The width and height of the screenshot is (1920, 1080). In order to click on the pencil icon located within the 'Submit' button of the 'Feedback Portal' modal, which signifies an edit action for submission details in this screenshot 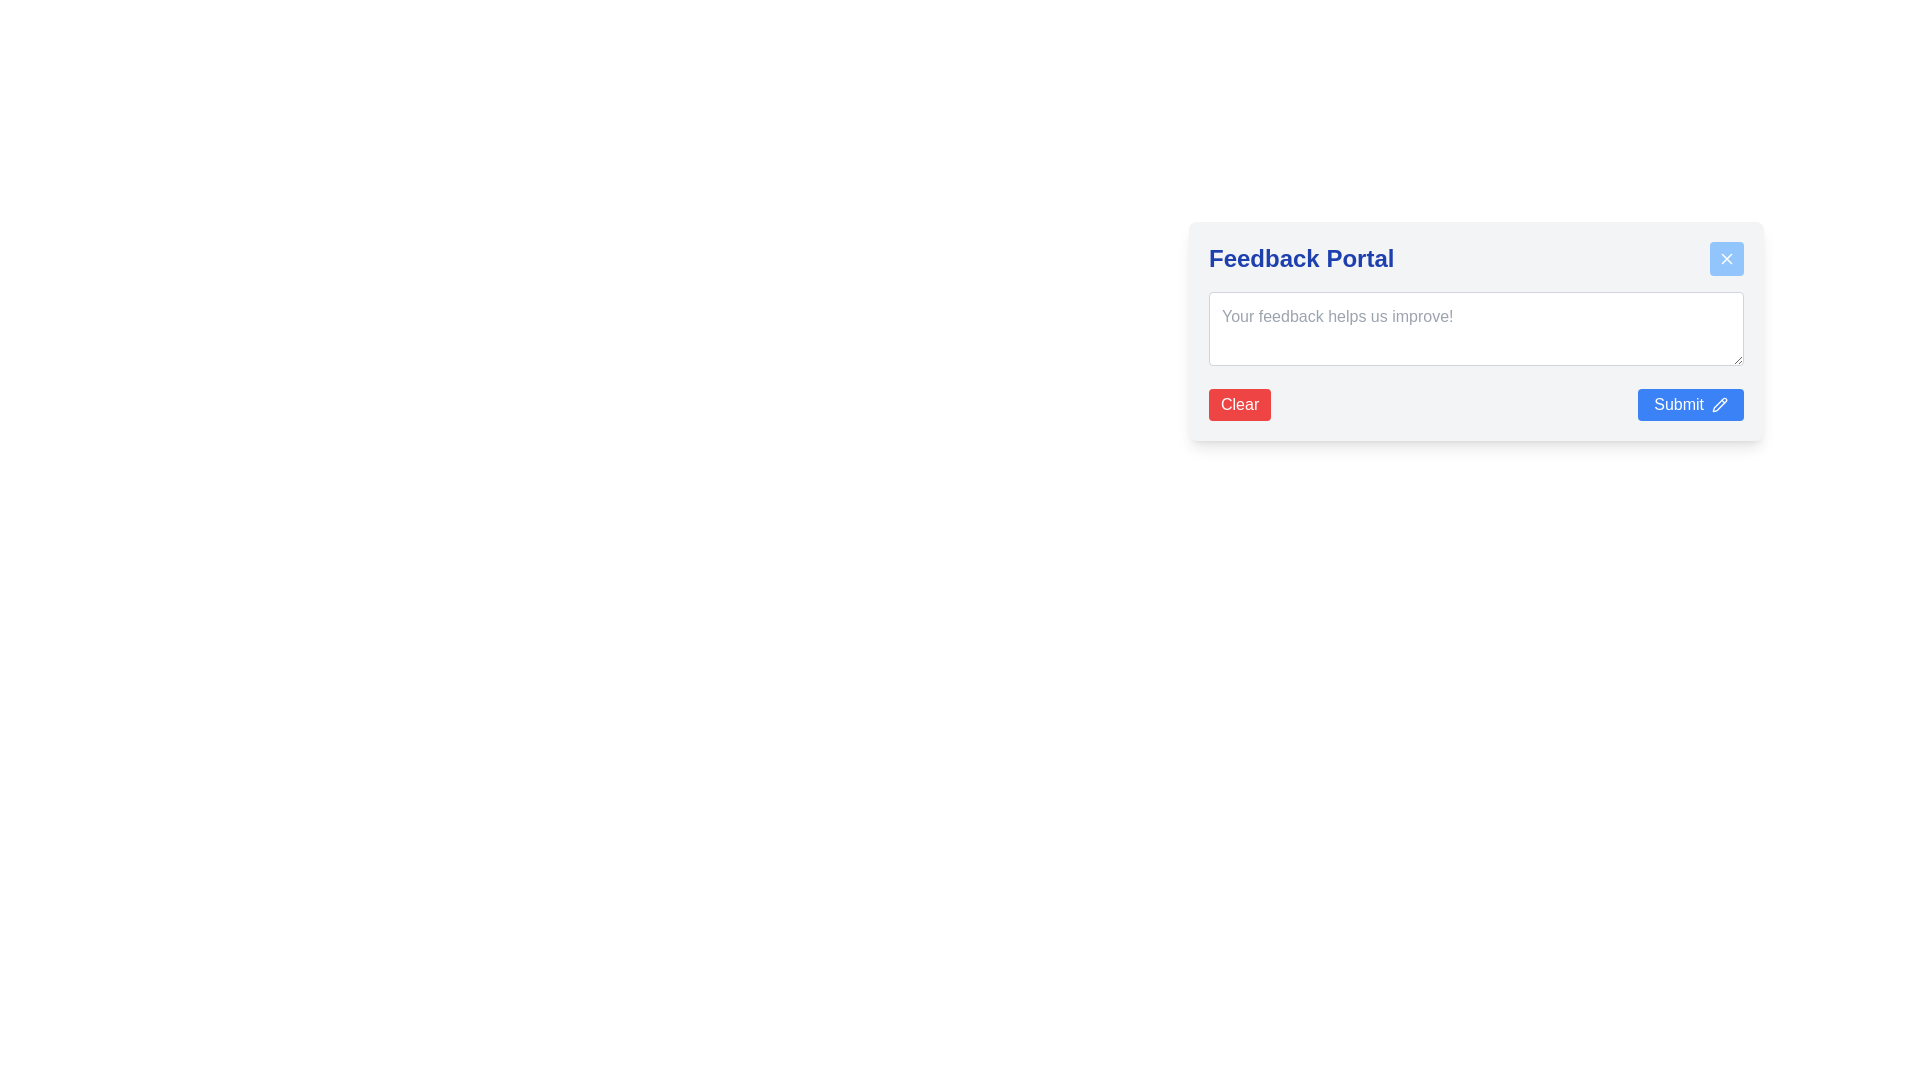, I will do `click(1718, 405)`.